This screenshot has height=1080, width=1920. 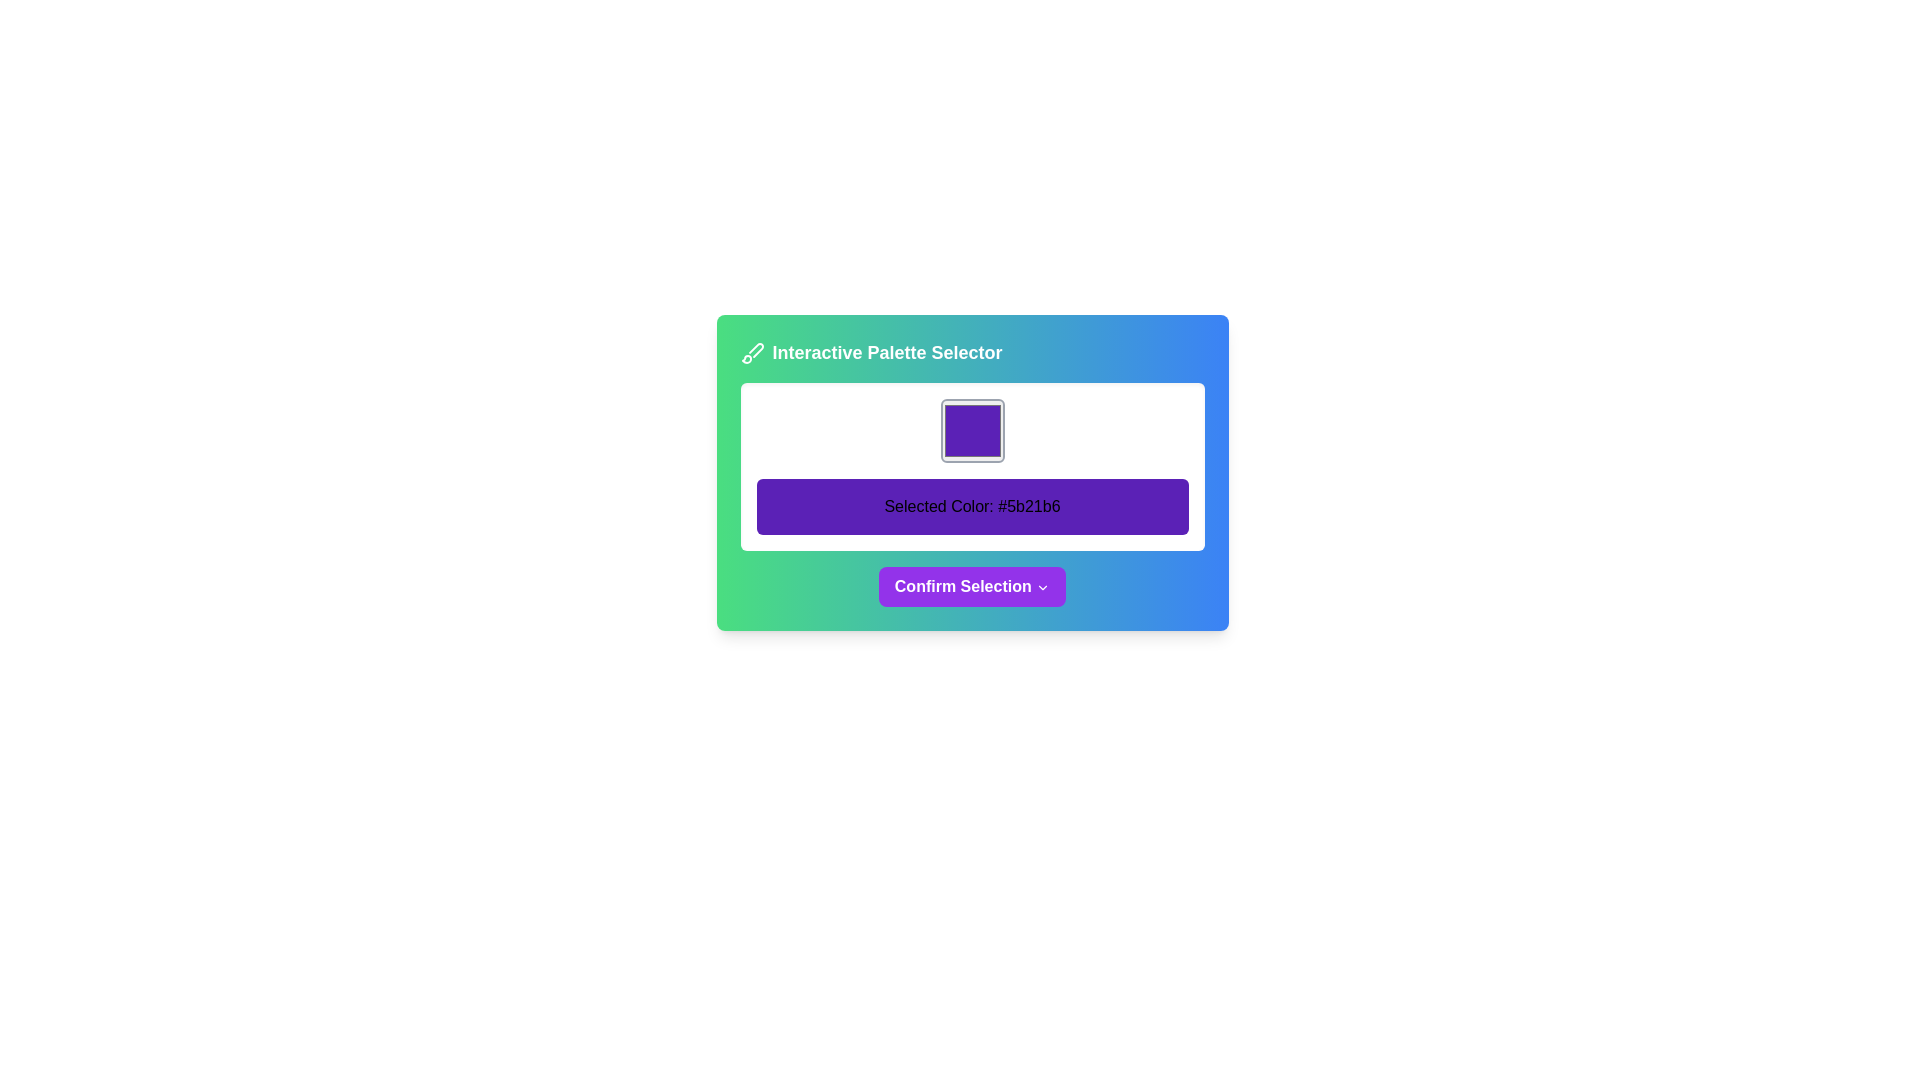 What do you see at coordinates (972, 473) in the screenshot?
I see `the Color Picker Button, which is the central interactive square within the 'Interactive Palette Selector' UI component` at bounding box center [972, 473].